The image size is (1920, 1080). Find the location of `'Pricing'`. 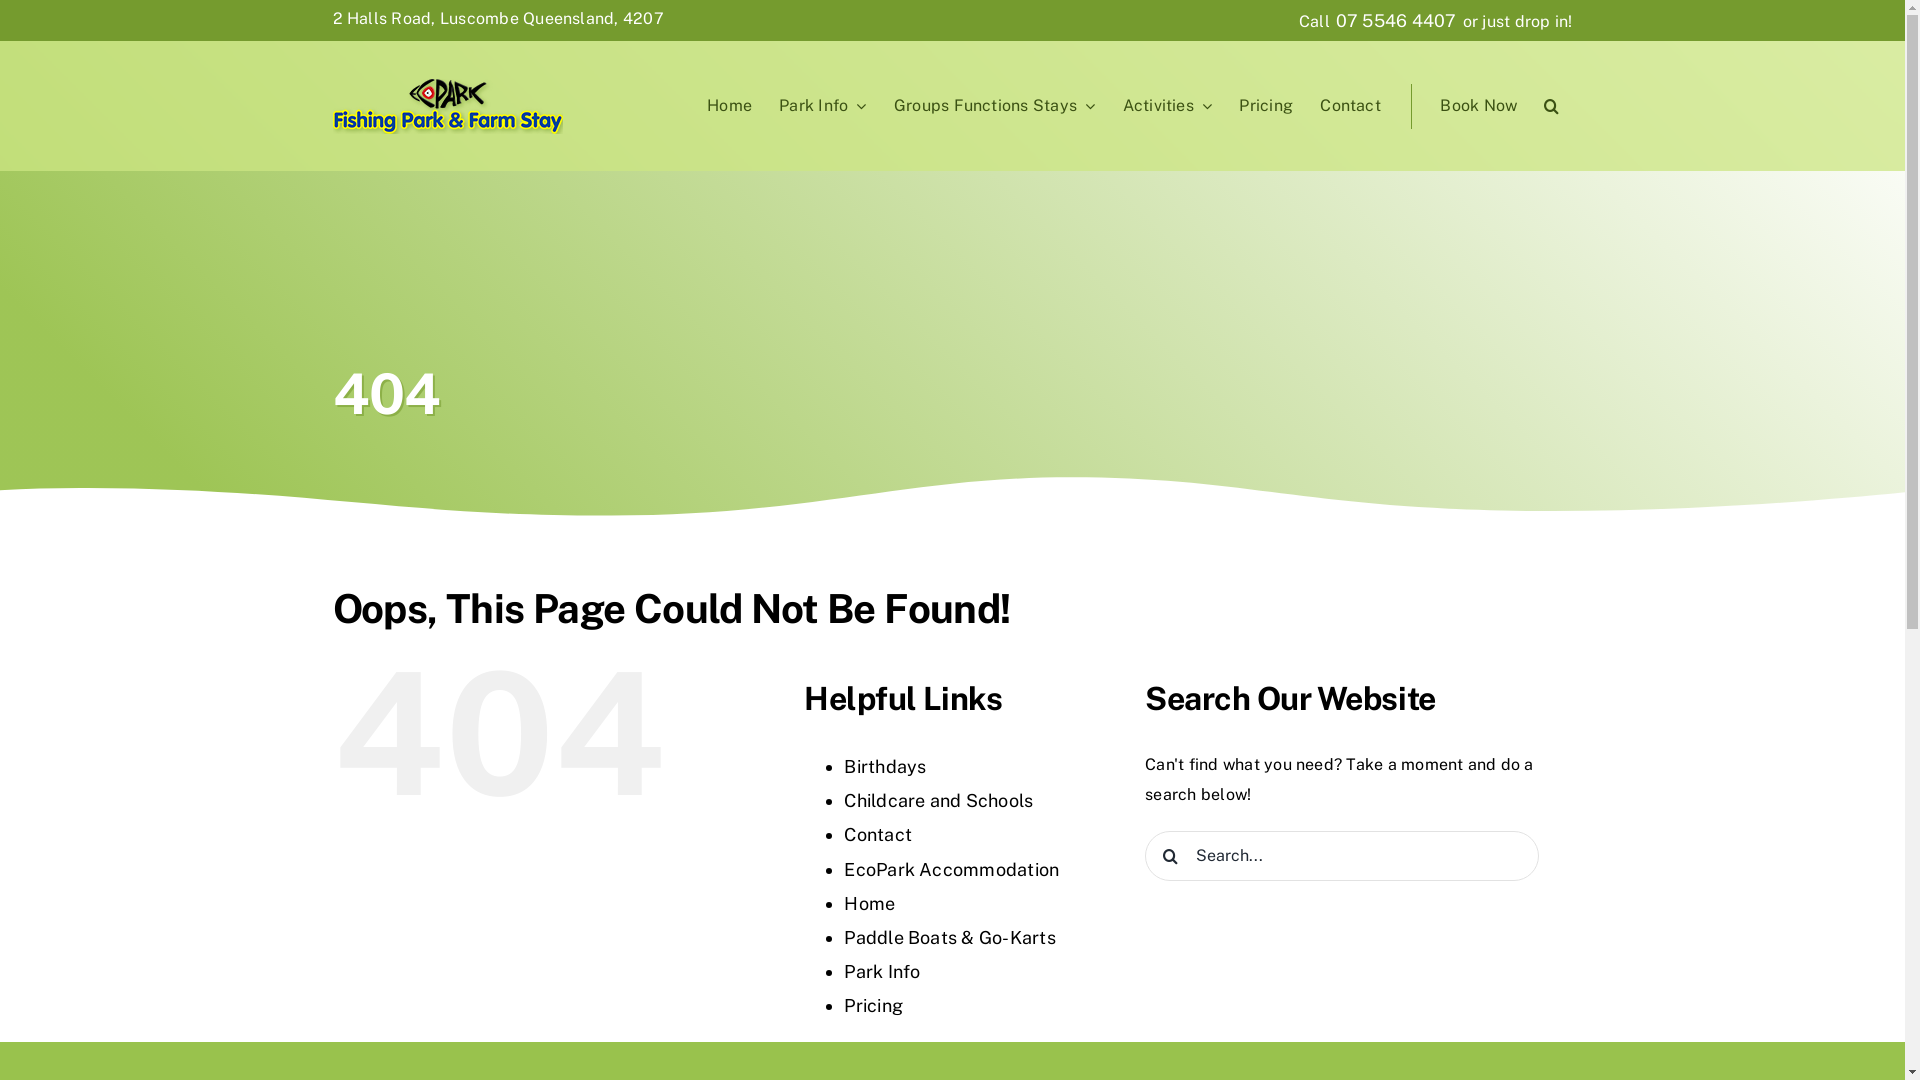

'Pricing' is located at coordinates (1265, 106).